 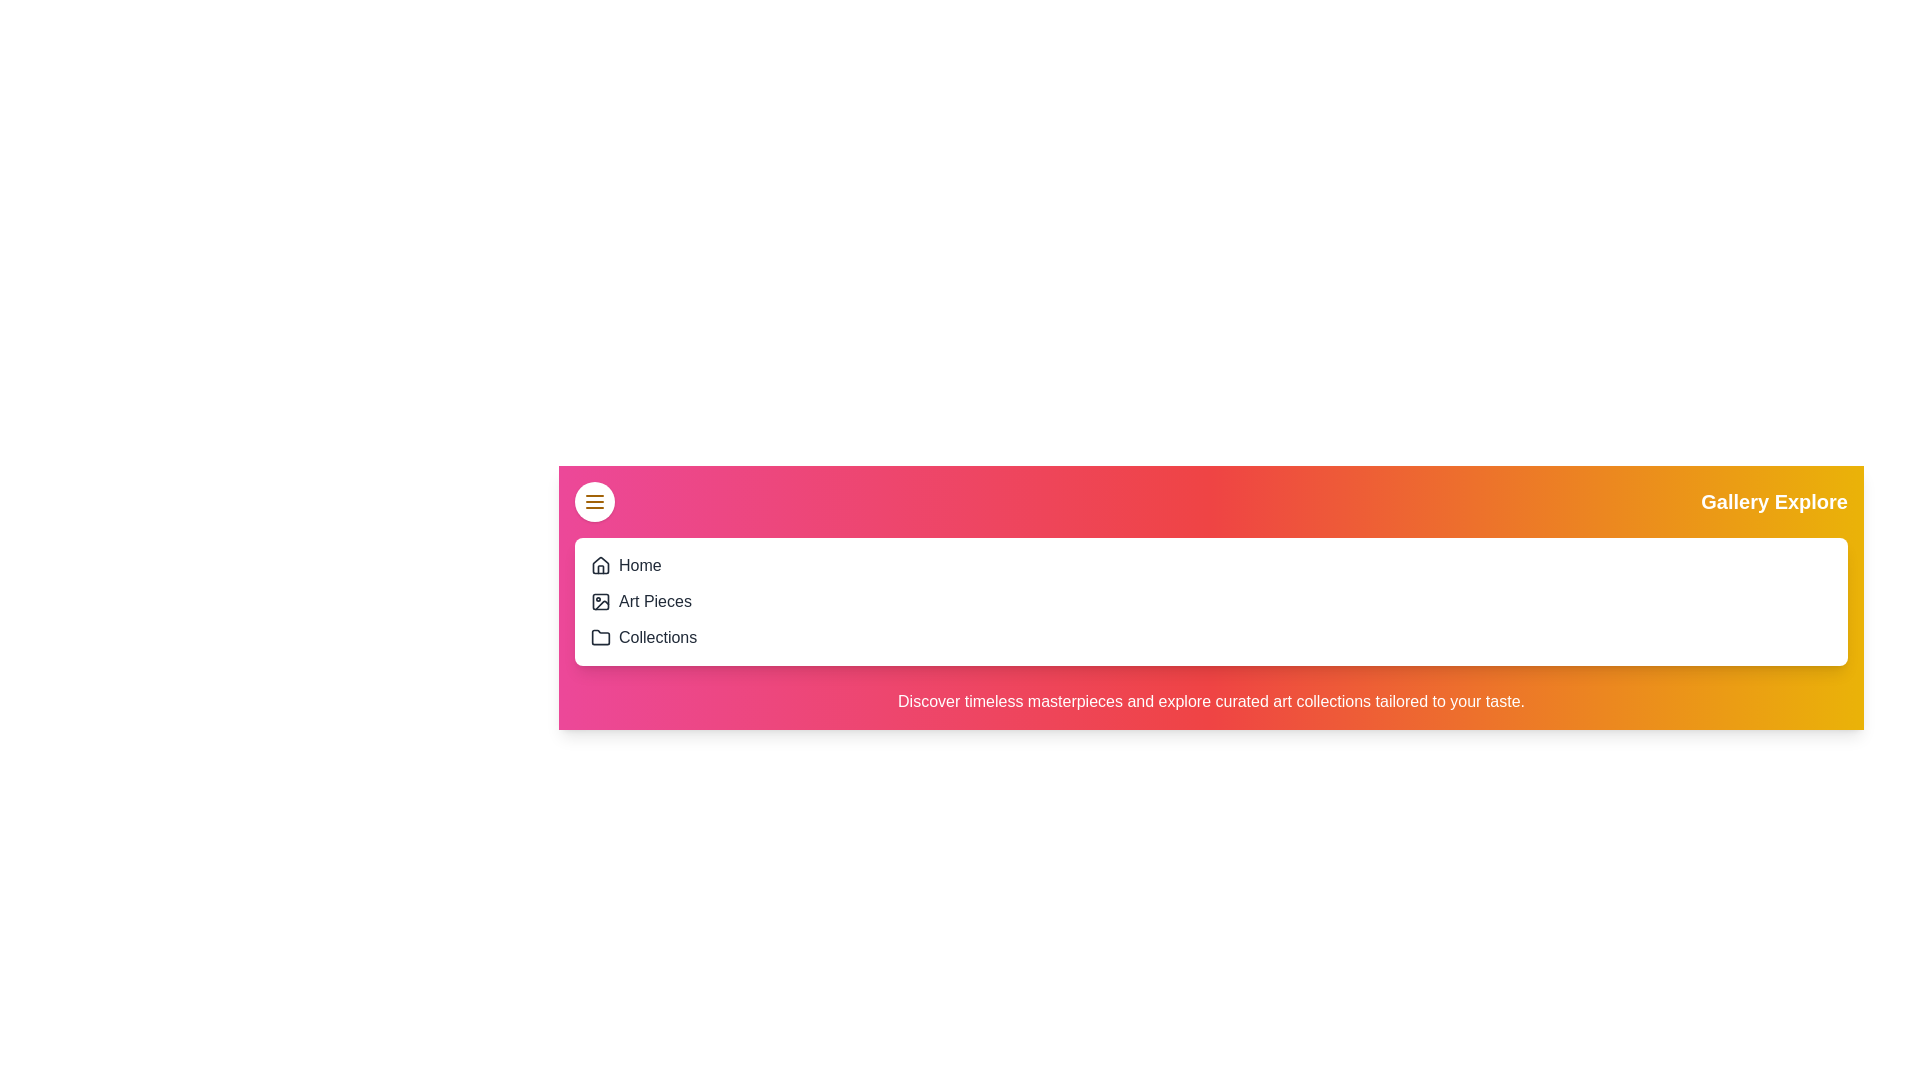 I want to click on the 'Home' list item in the navigation menu, so click(x=638, y=566).